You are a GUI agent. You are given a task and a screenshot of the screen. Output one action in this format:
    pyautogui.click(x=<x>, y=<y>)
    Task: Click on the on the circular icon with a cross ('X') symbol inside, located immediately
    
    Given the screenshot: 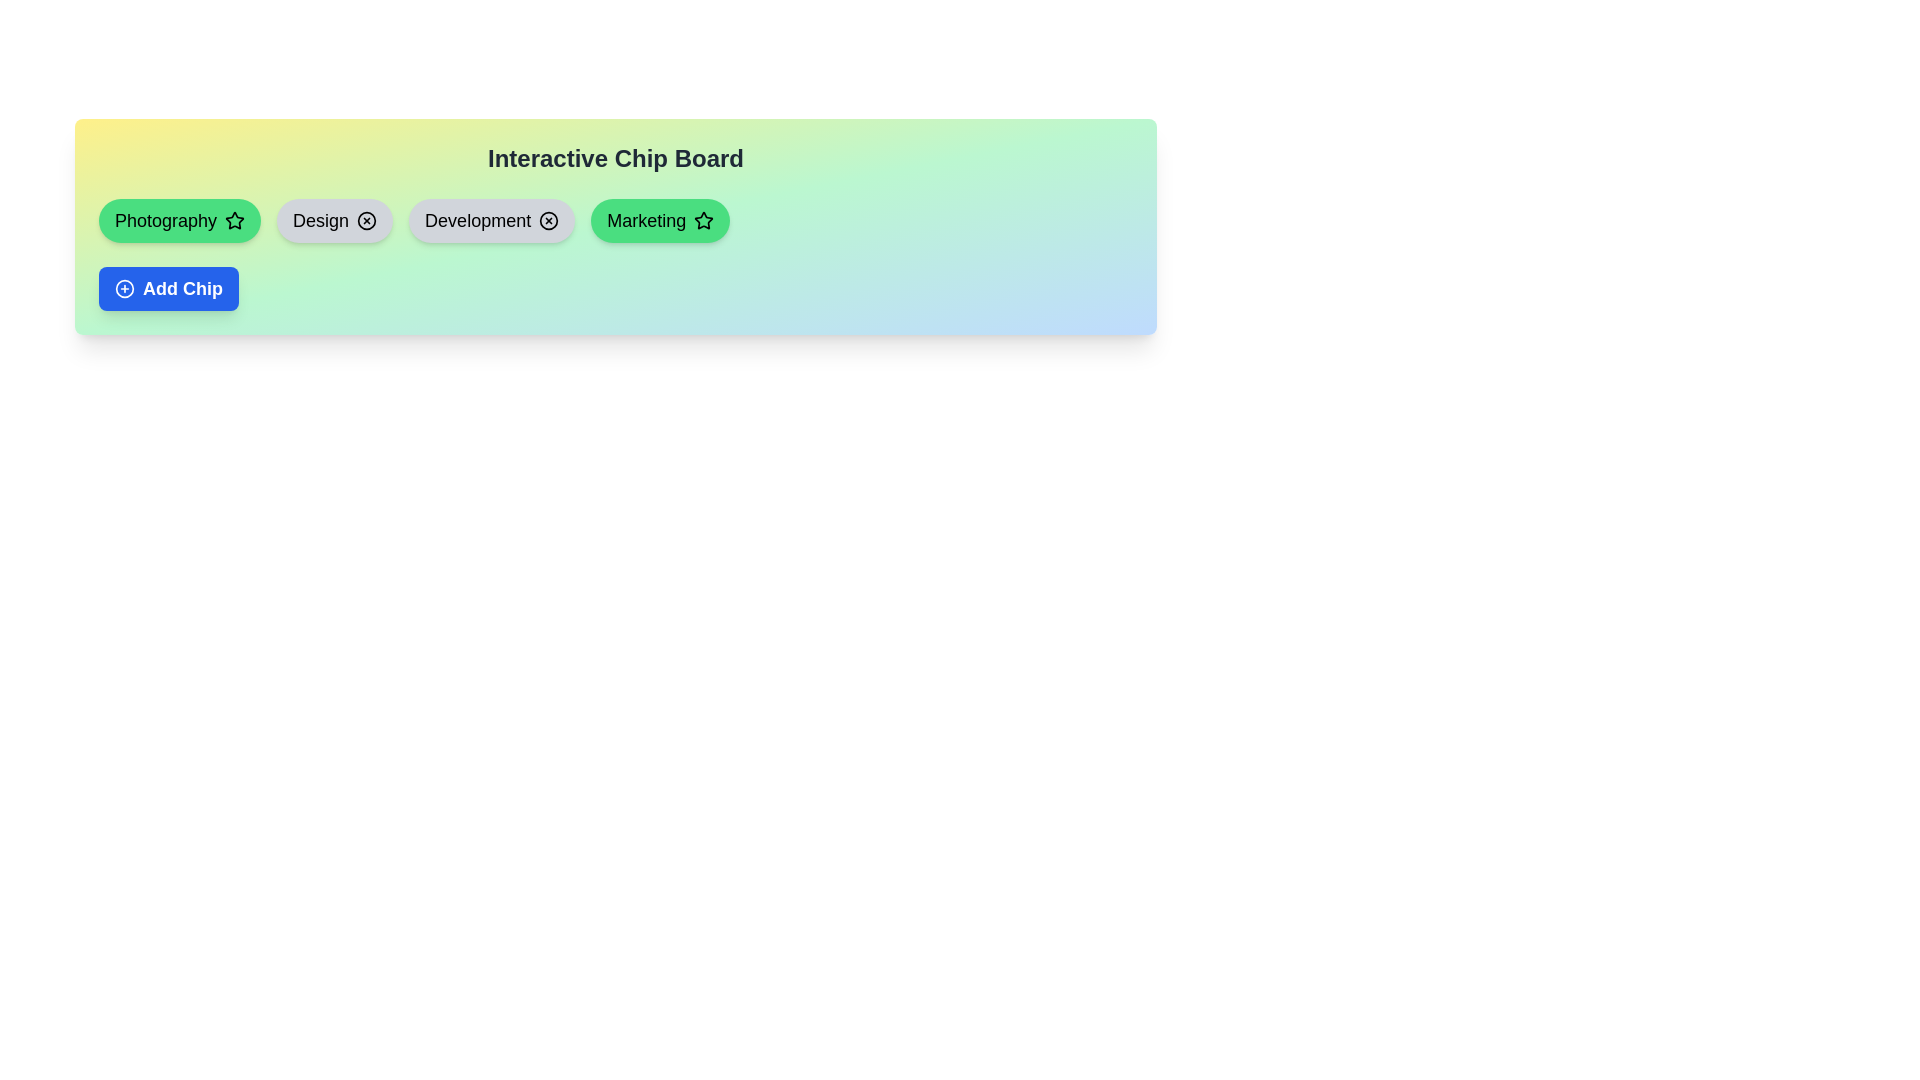 What is the action you would take?
    pyautogui.click(x=549, y=220)
    